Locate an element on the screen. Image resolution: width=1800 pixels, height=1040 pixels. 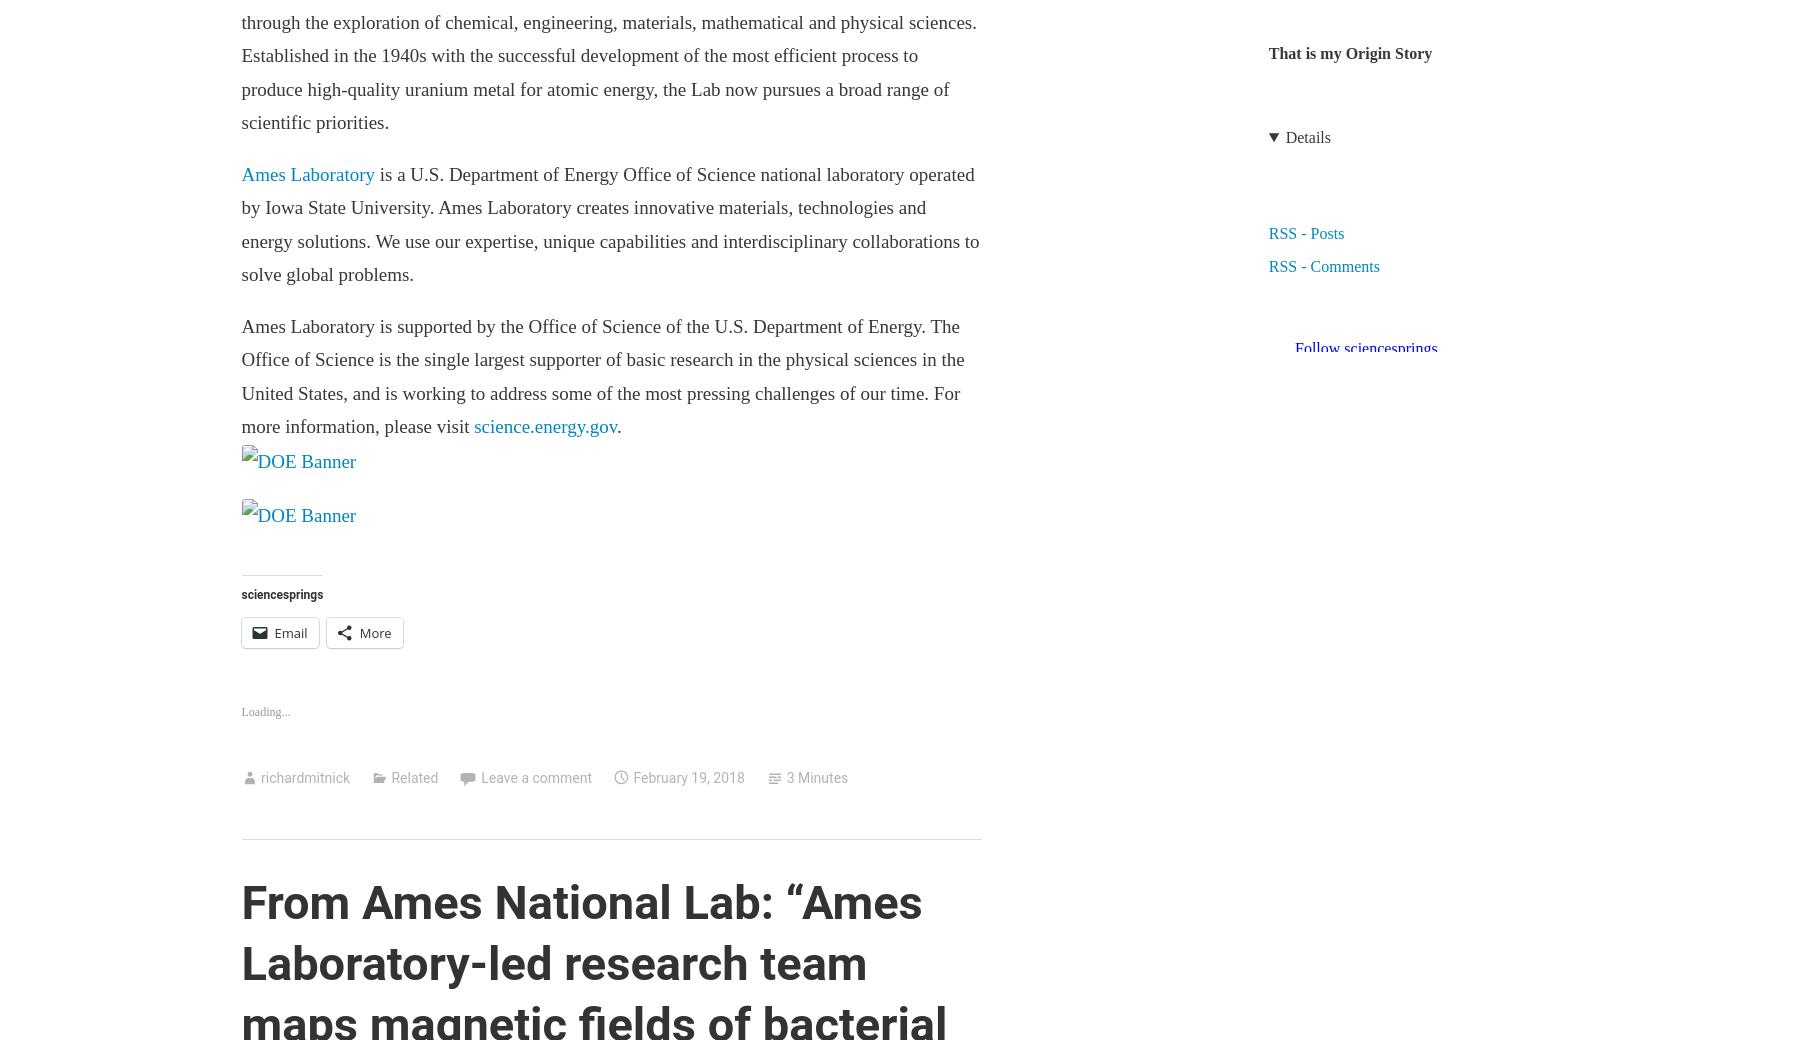
'Related' is located at coordinates (414, 776).